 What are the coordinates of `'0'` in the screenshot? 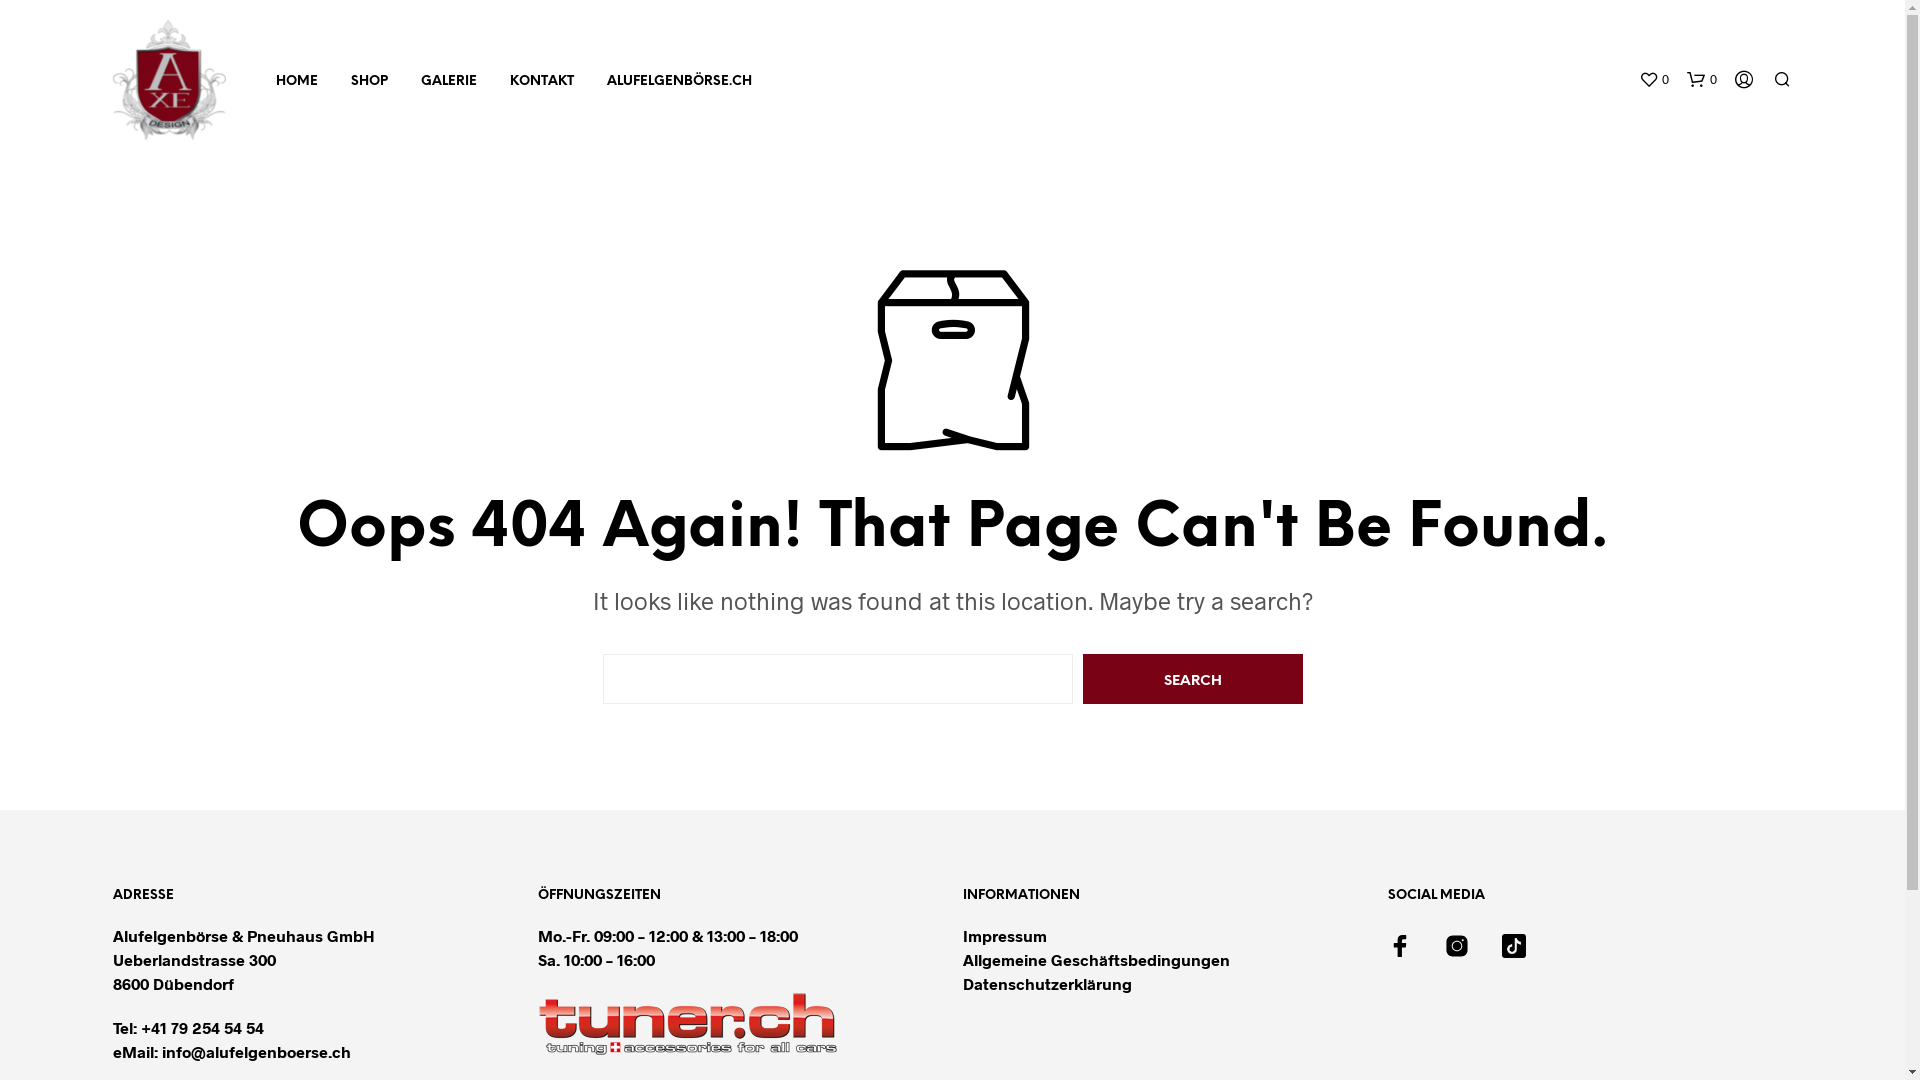 It's located at (1652, 79).